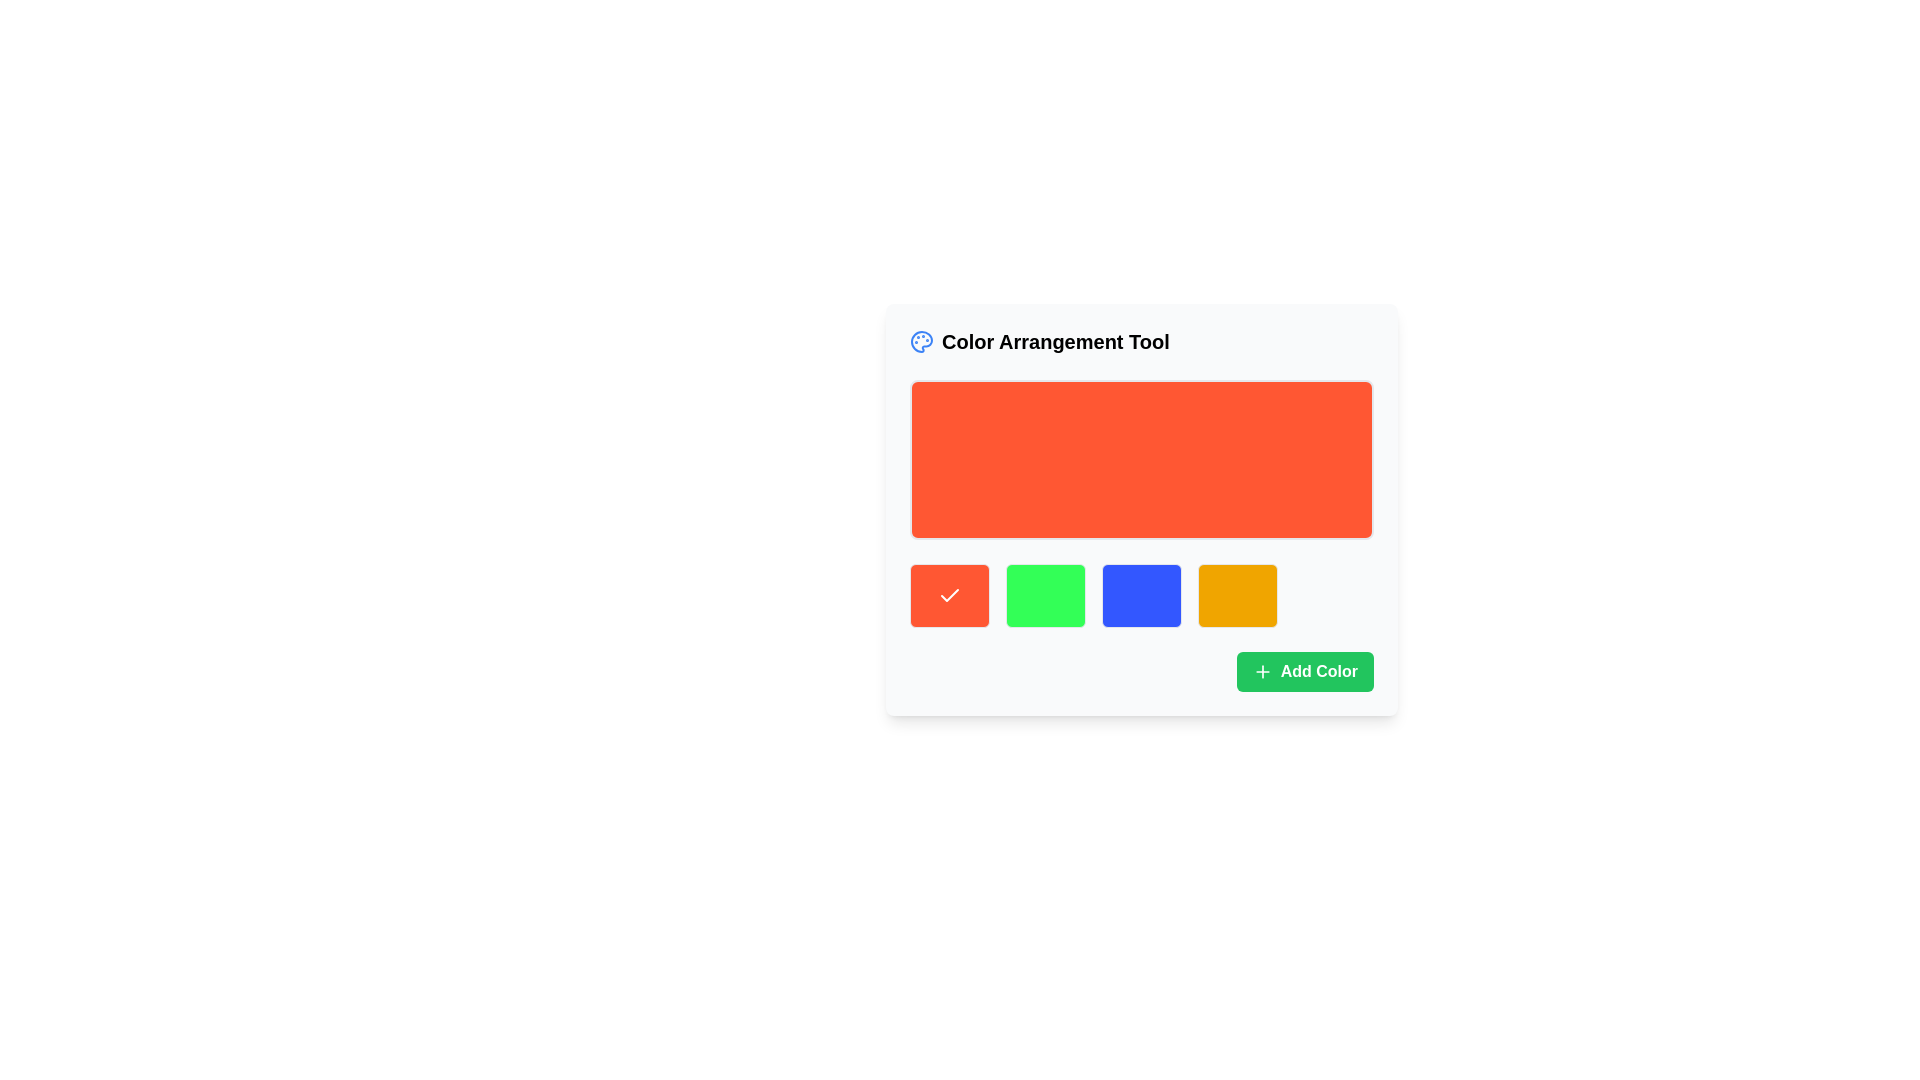  Describe the element at coordinates (1142, 341) in the screenshot. I see `the header indicating 'Color Arrangement Tool', which is located at the top of the white panel and aligned to the left of the 'Add Color' button` at that location.